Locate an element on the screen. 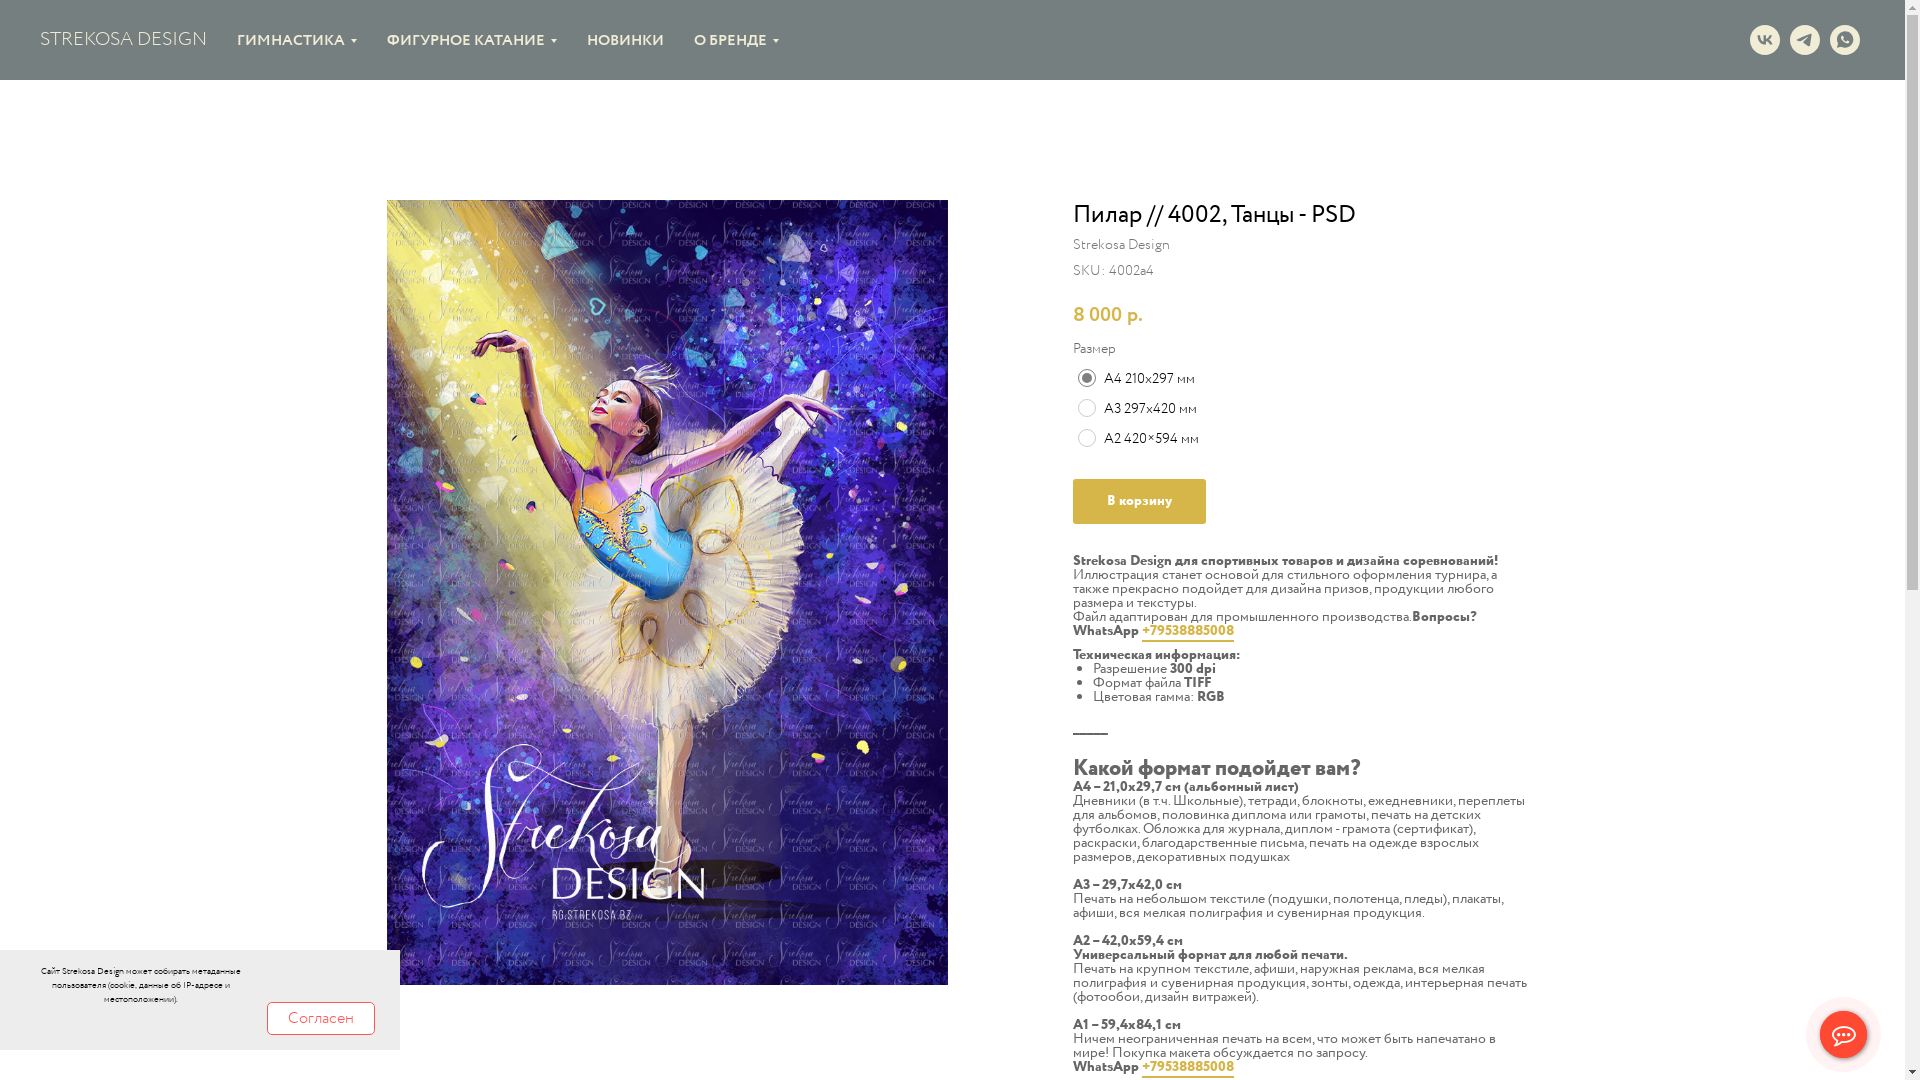  'STREKOSA DESIGN' is located at coordinates (39, 39).